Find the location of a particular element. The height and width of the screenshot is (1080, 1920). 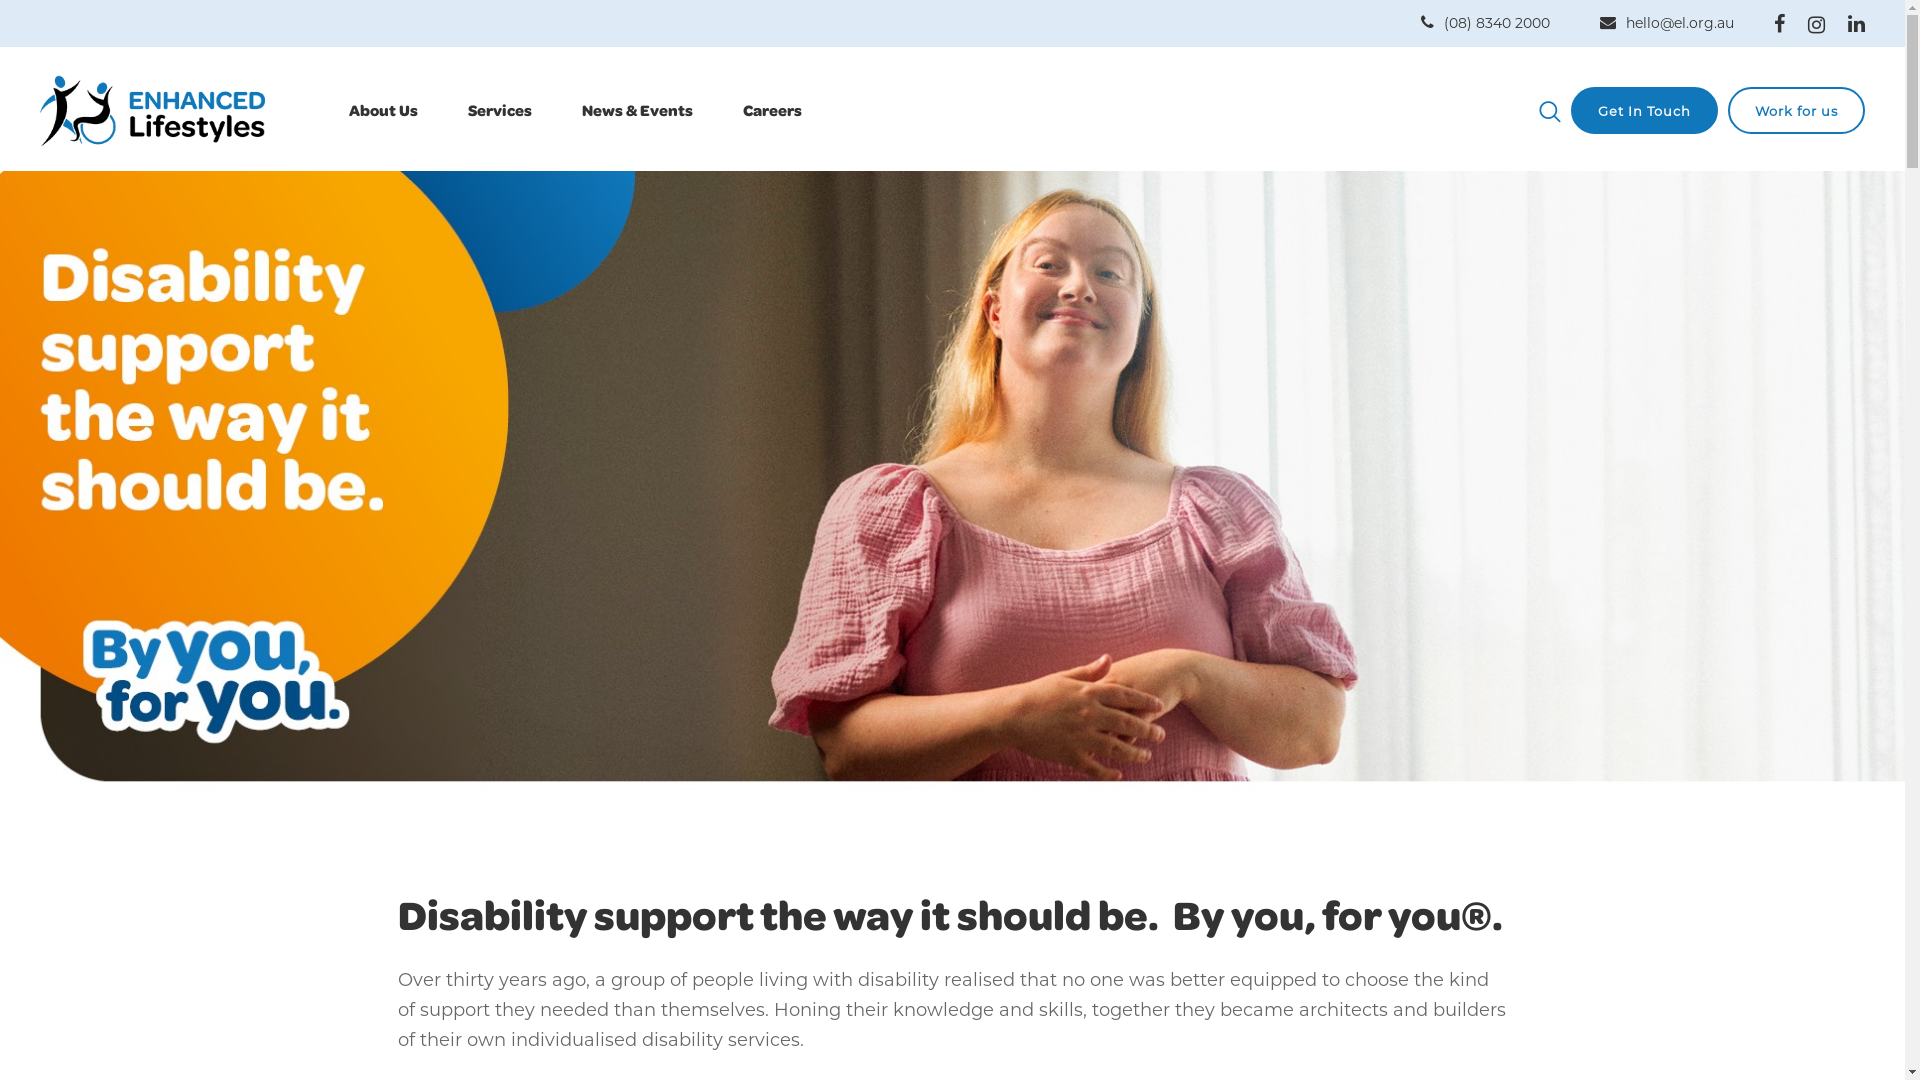

'News & Events' is located at coordinates (580, 110).